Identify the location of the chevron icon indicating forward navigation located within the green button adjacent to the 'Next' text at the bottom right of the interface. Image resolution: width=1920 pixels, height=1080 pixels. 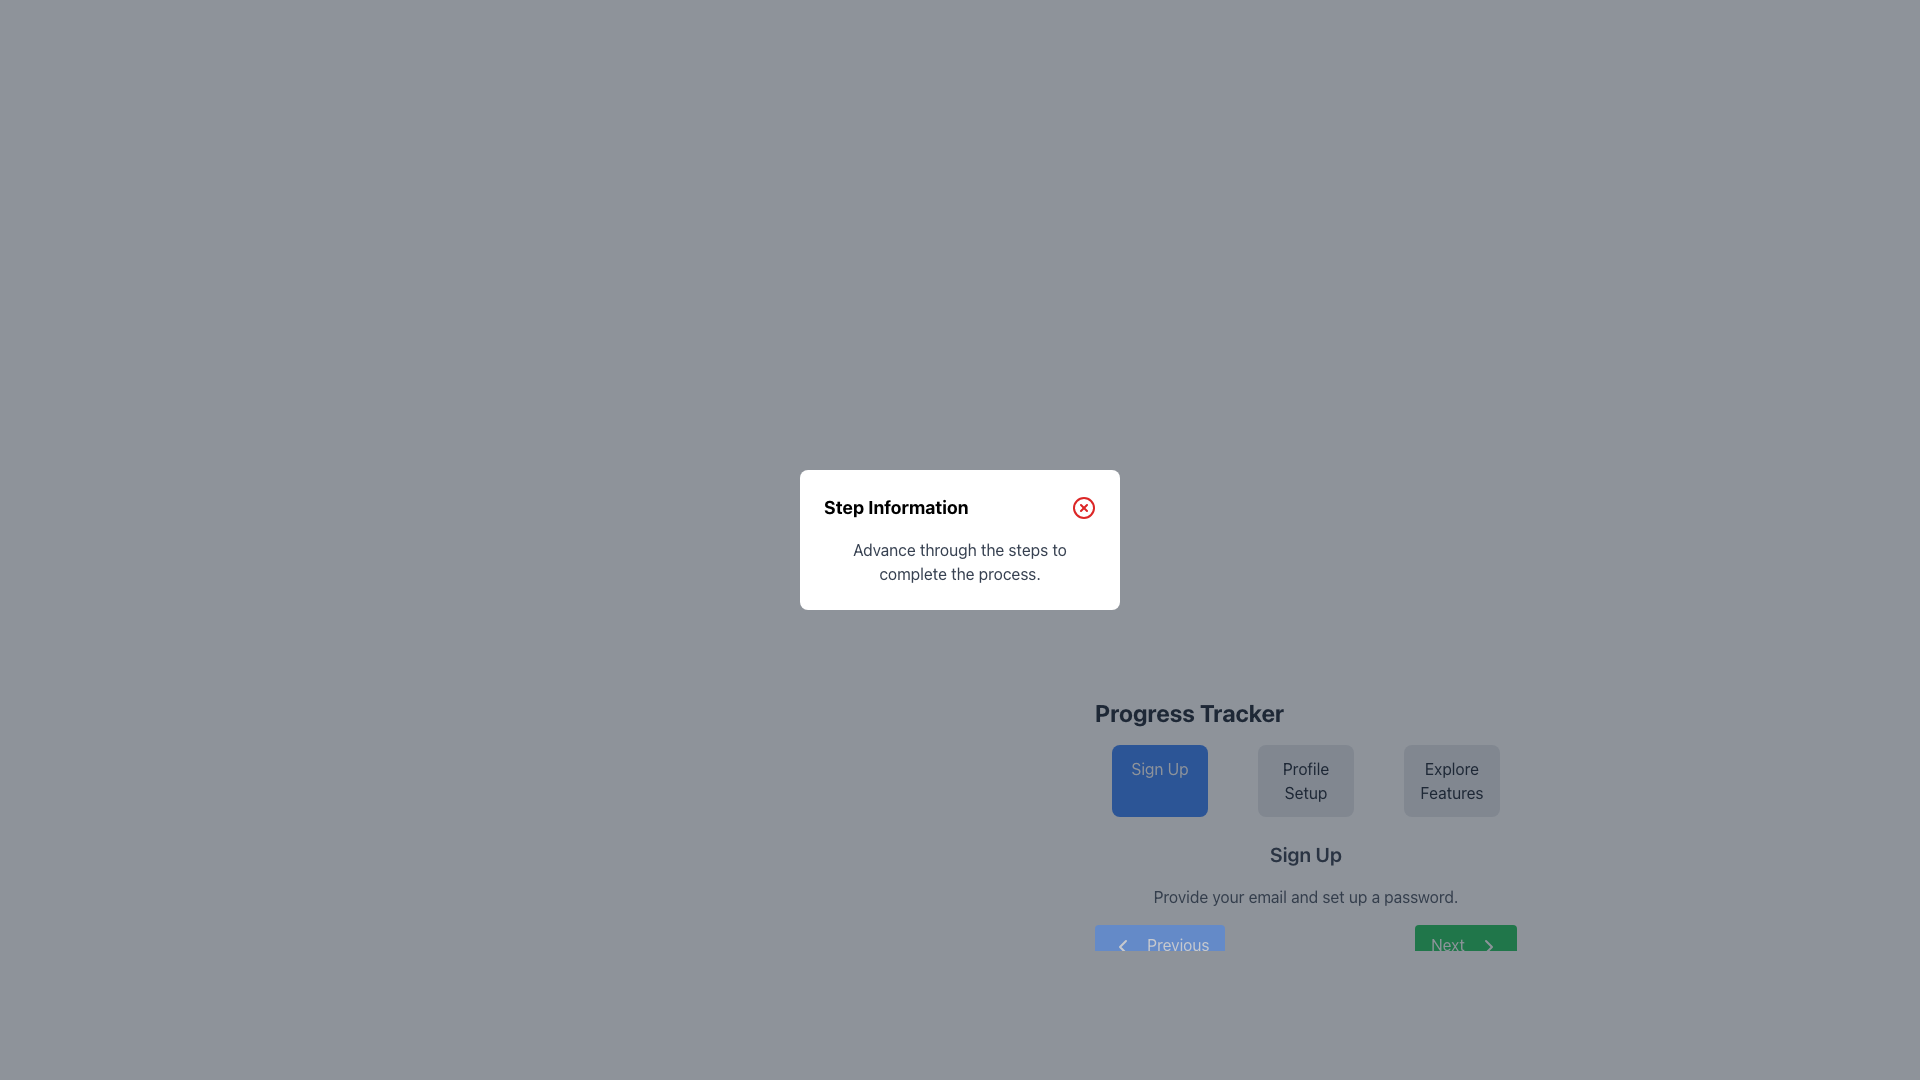
(1488, 945).